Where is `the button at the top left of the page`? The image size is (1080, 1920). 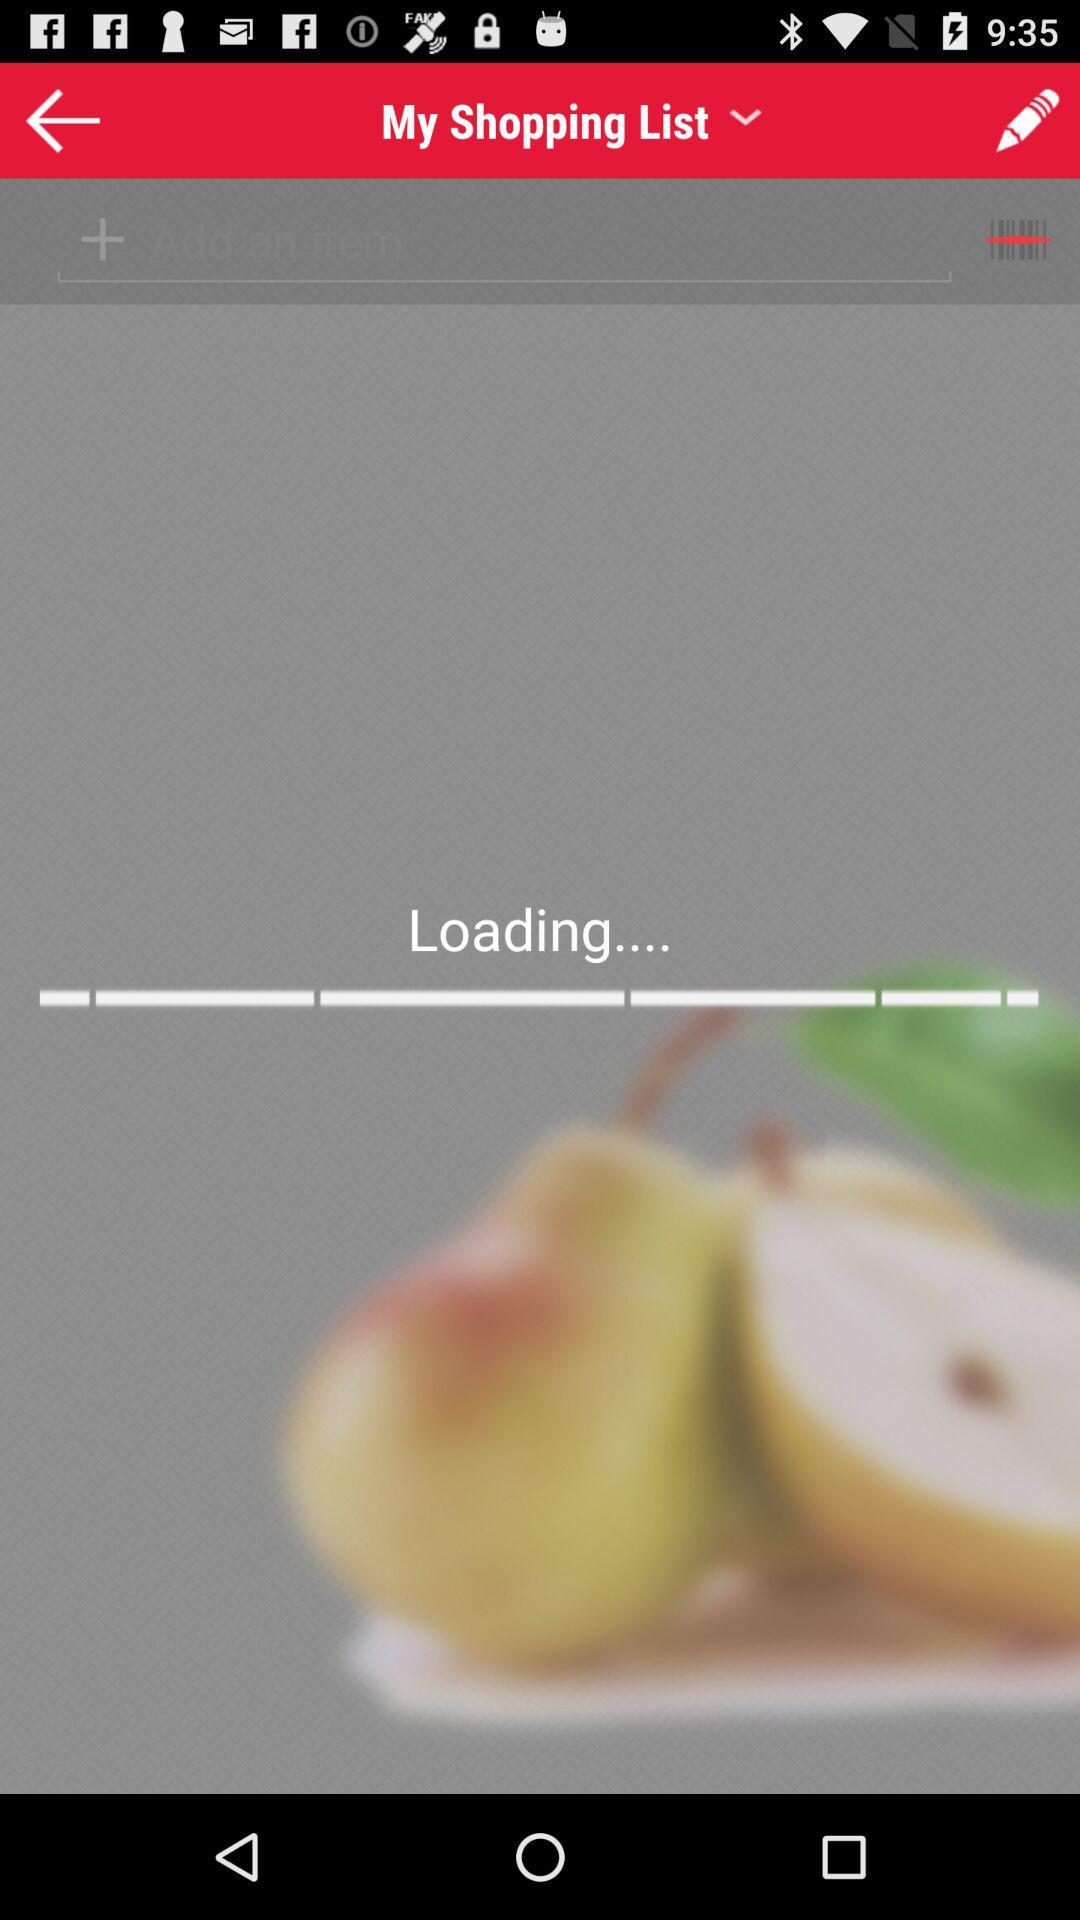
the button at the top left of the page is located at coordinates (61, 118).